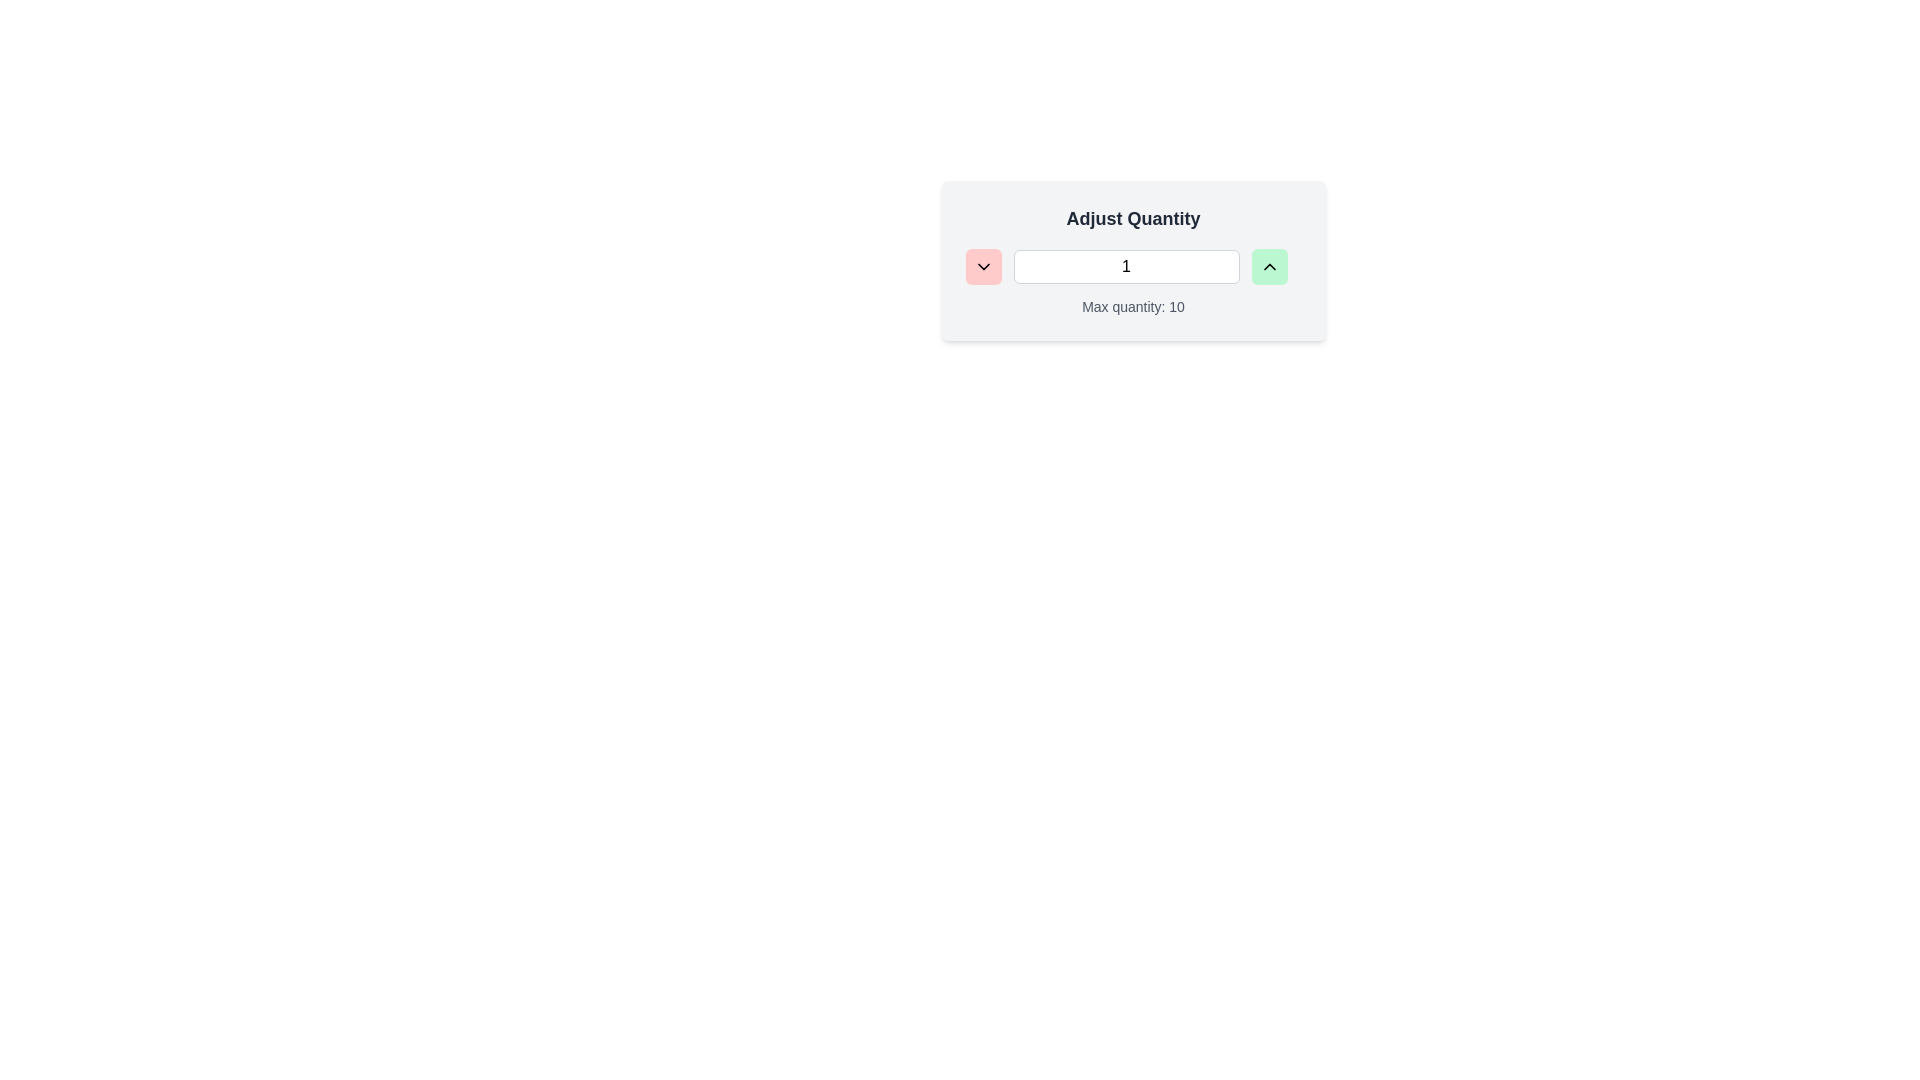 The height and width of the screenshot is (1080, 1920). What do you see at coordinates (1133, 219) in the screenshot?
I see `the static text displaying 'Adjust Quantity' in bold at the top of the card element` at bounding box center [1133, 219].